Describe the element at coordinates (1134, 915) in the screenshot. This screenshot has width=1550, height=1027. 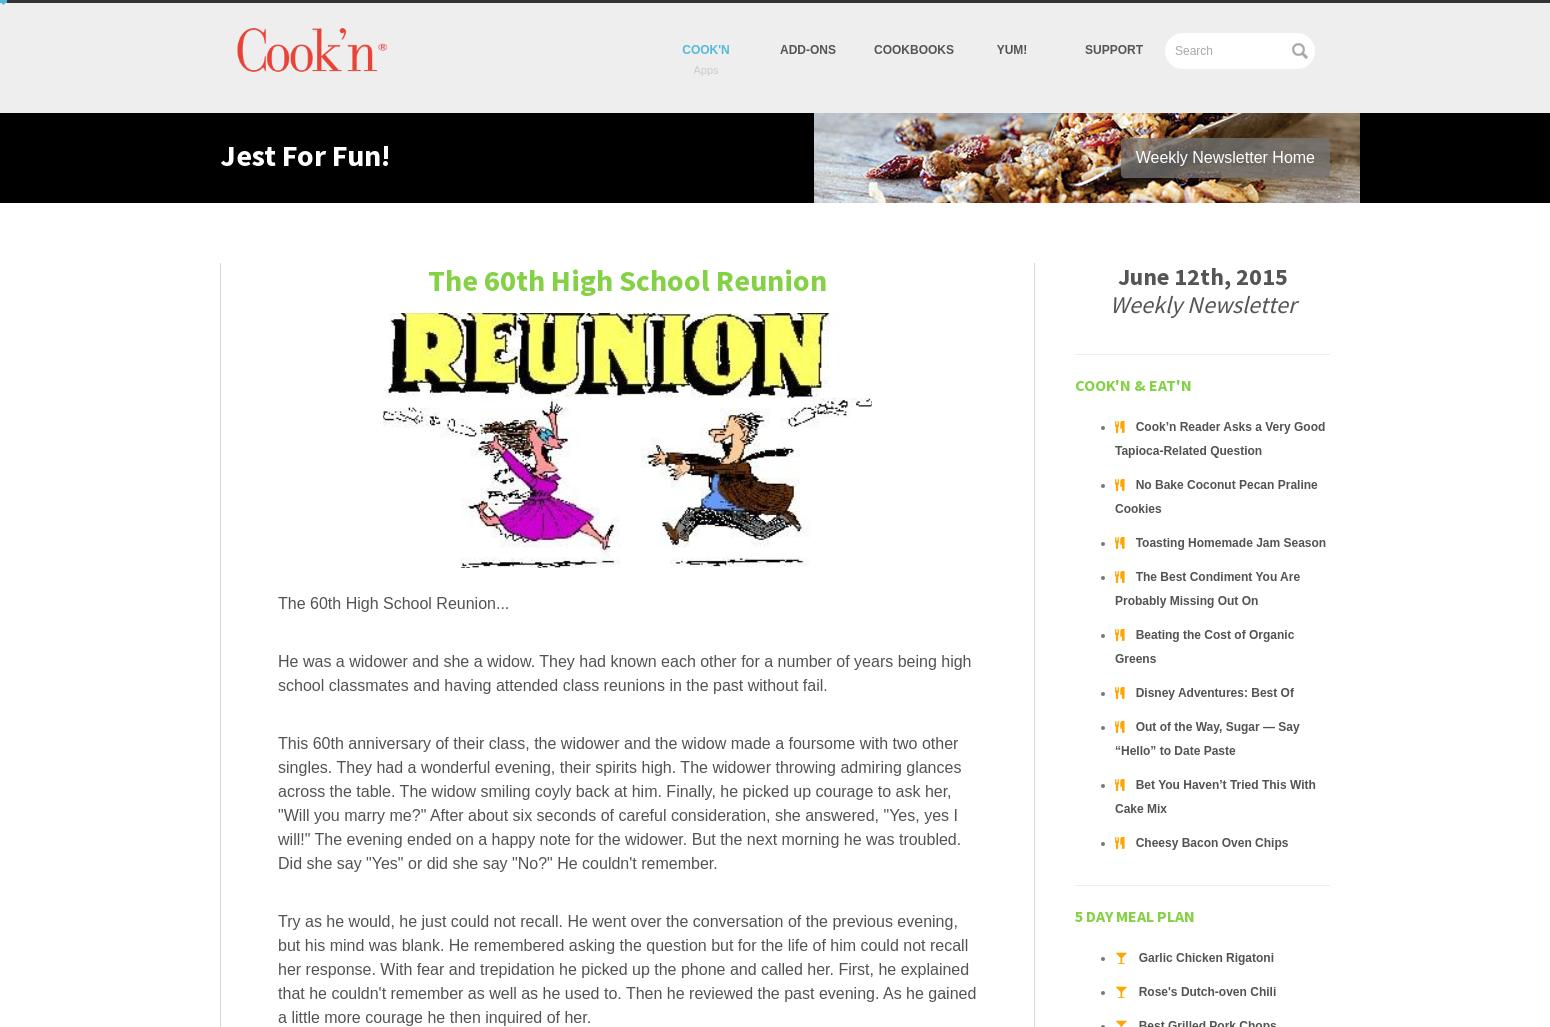
I see `'5 Day Meal Plan'` at that location.